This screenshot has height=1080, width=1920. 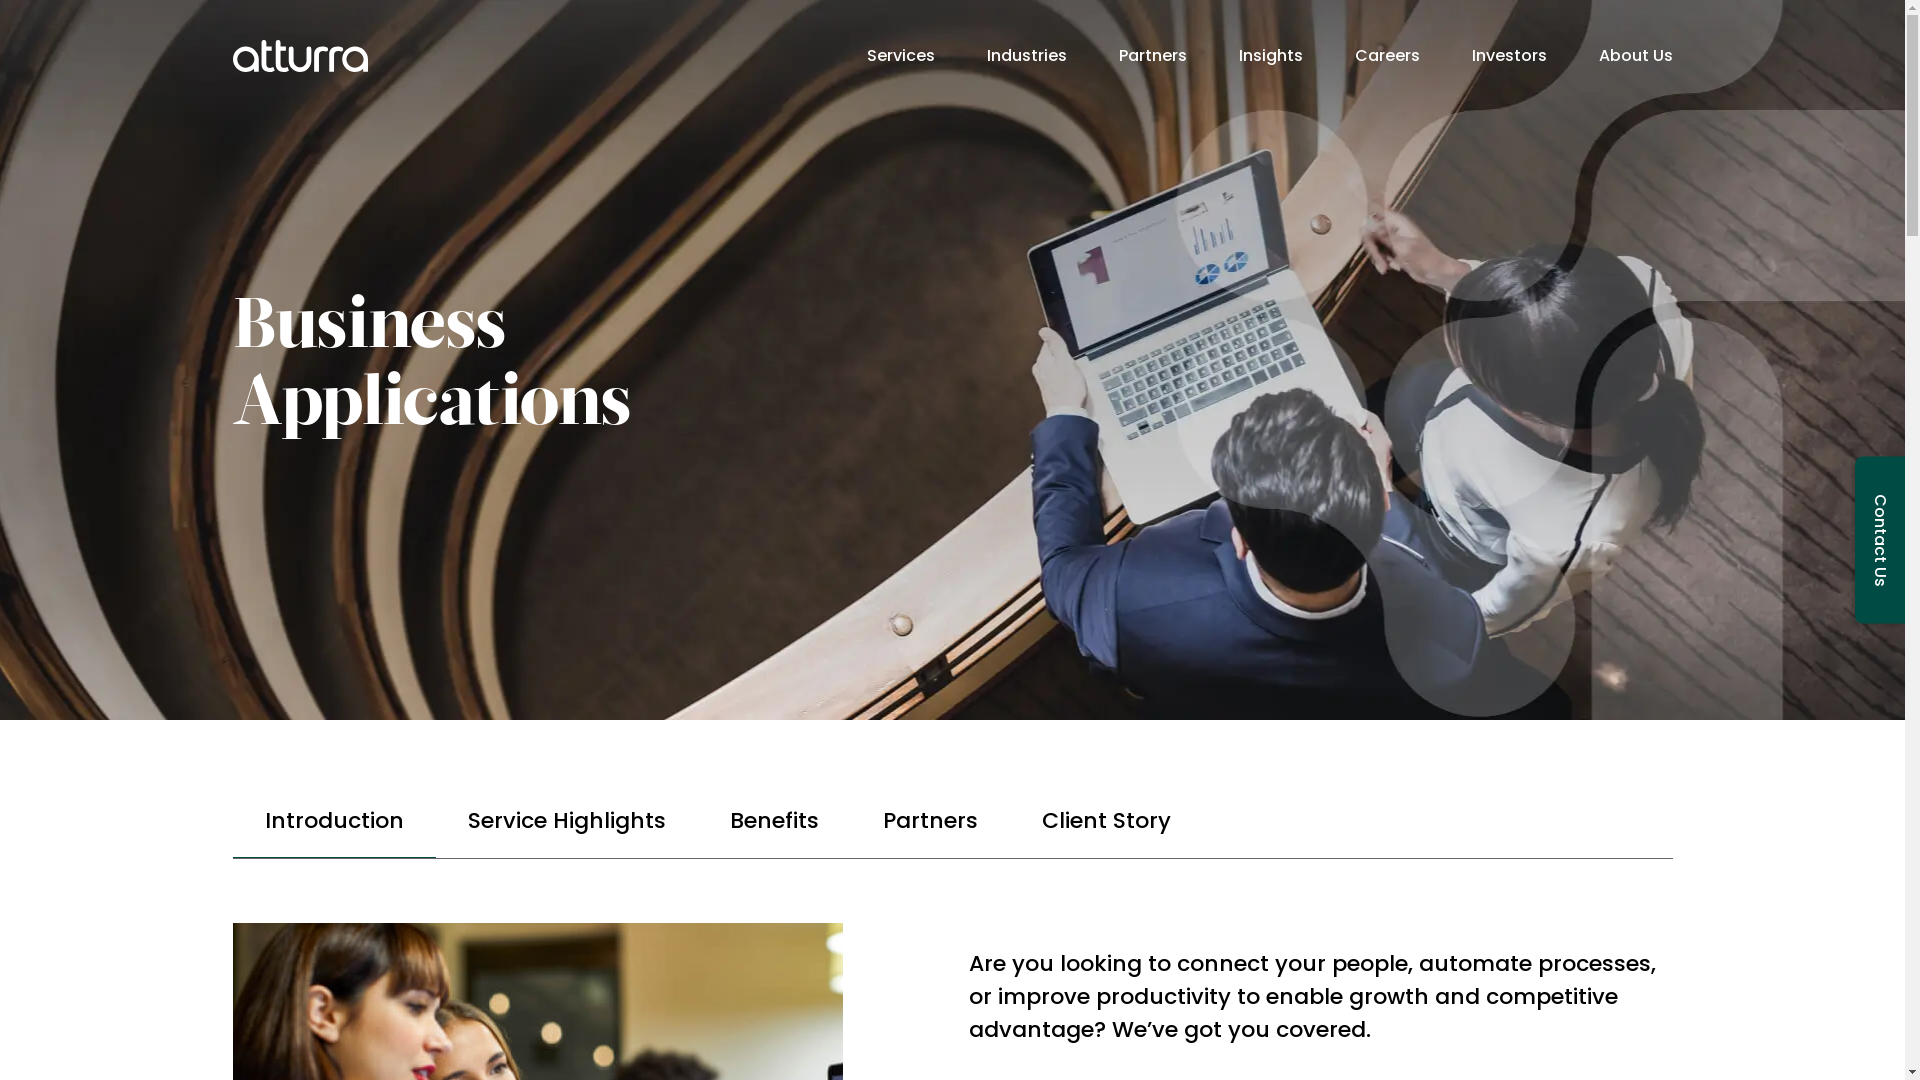 I want to click on 'Partners', so click(x=928, y=821).